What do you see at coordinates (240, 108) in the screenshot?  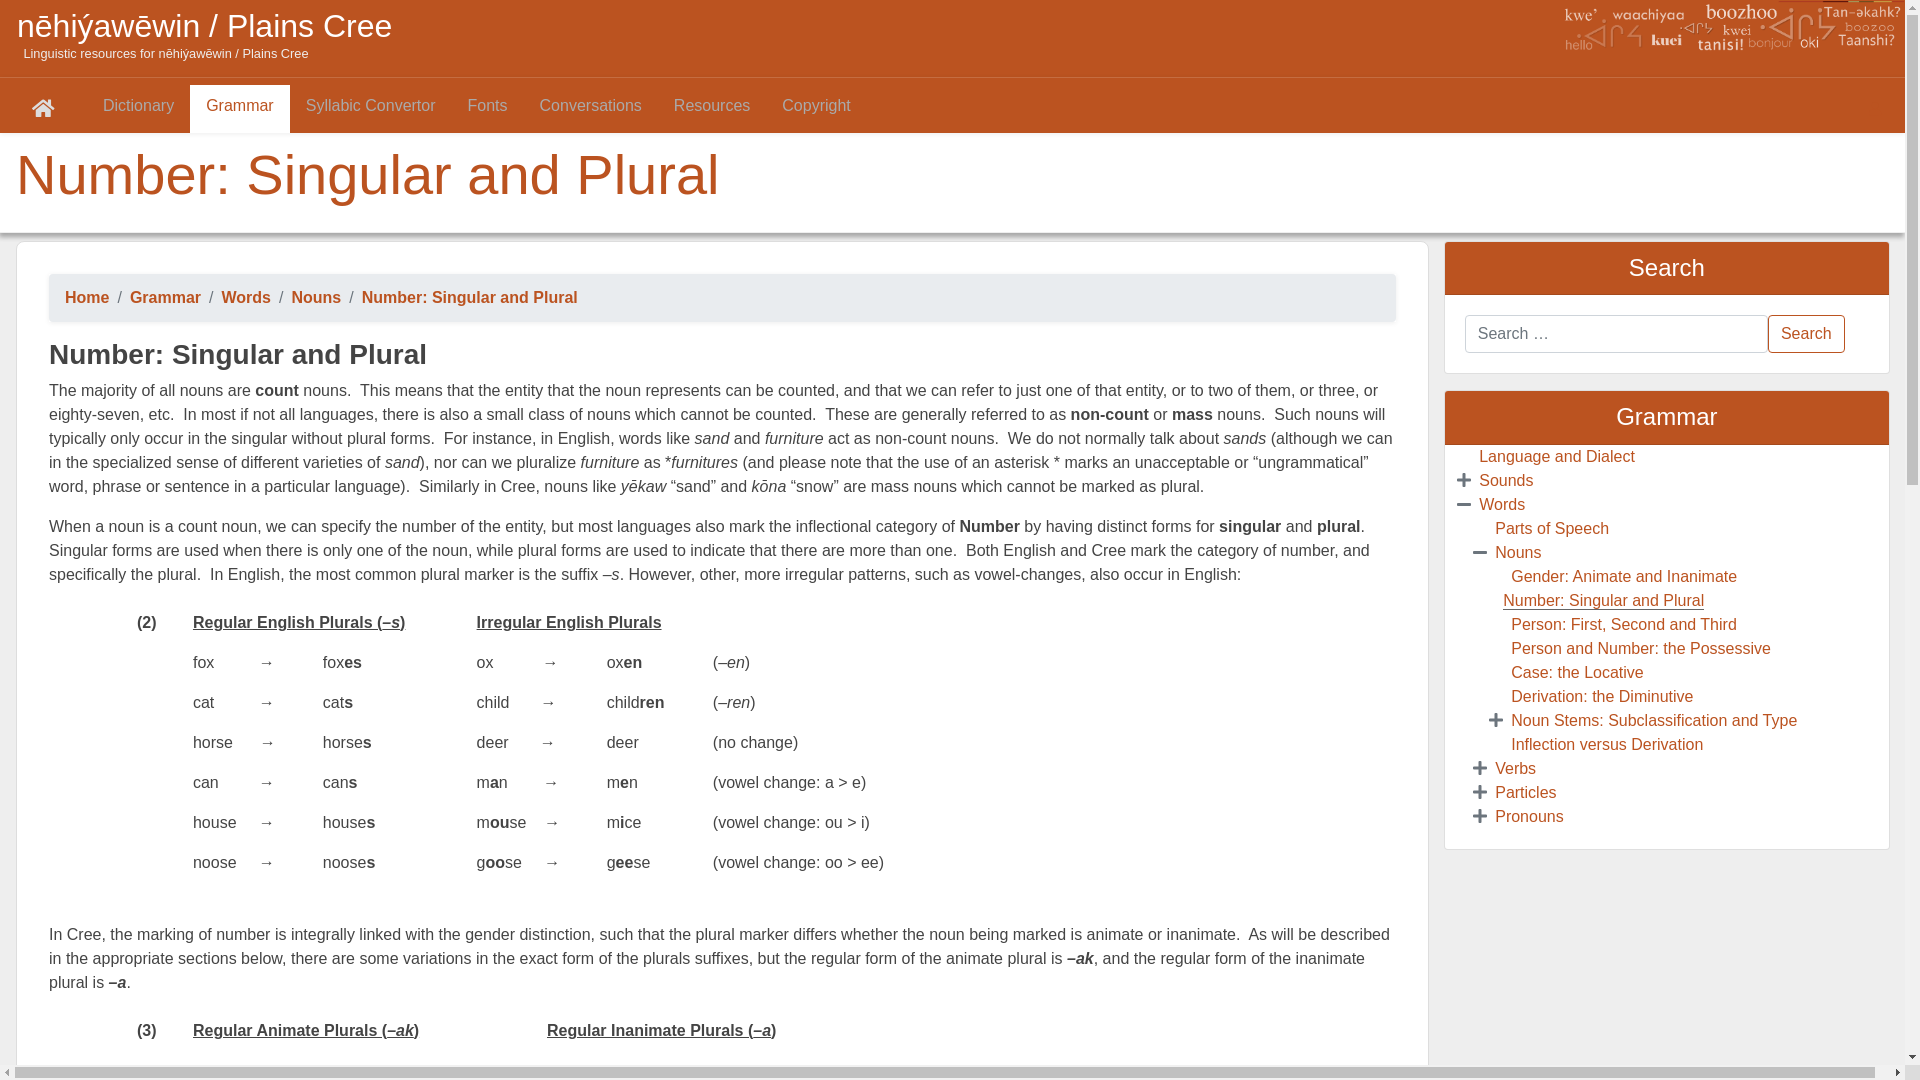 I see `'Grammar'` at bounding box center [240, 108].